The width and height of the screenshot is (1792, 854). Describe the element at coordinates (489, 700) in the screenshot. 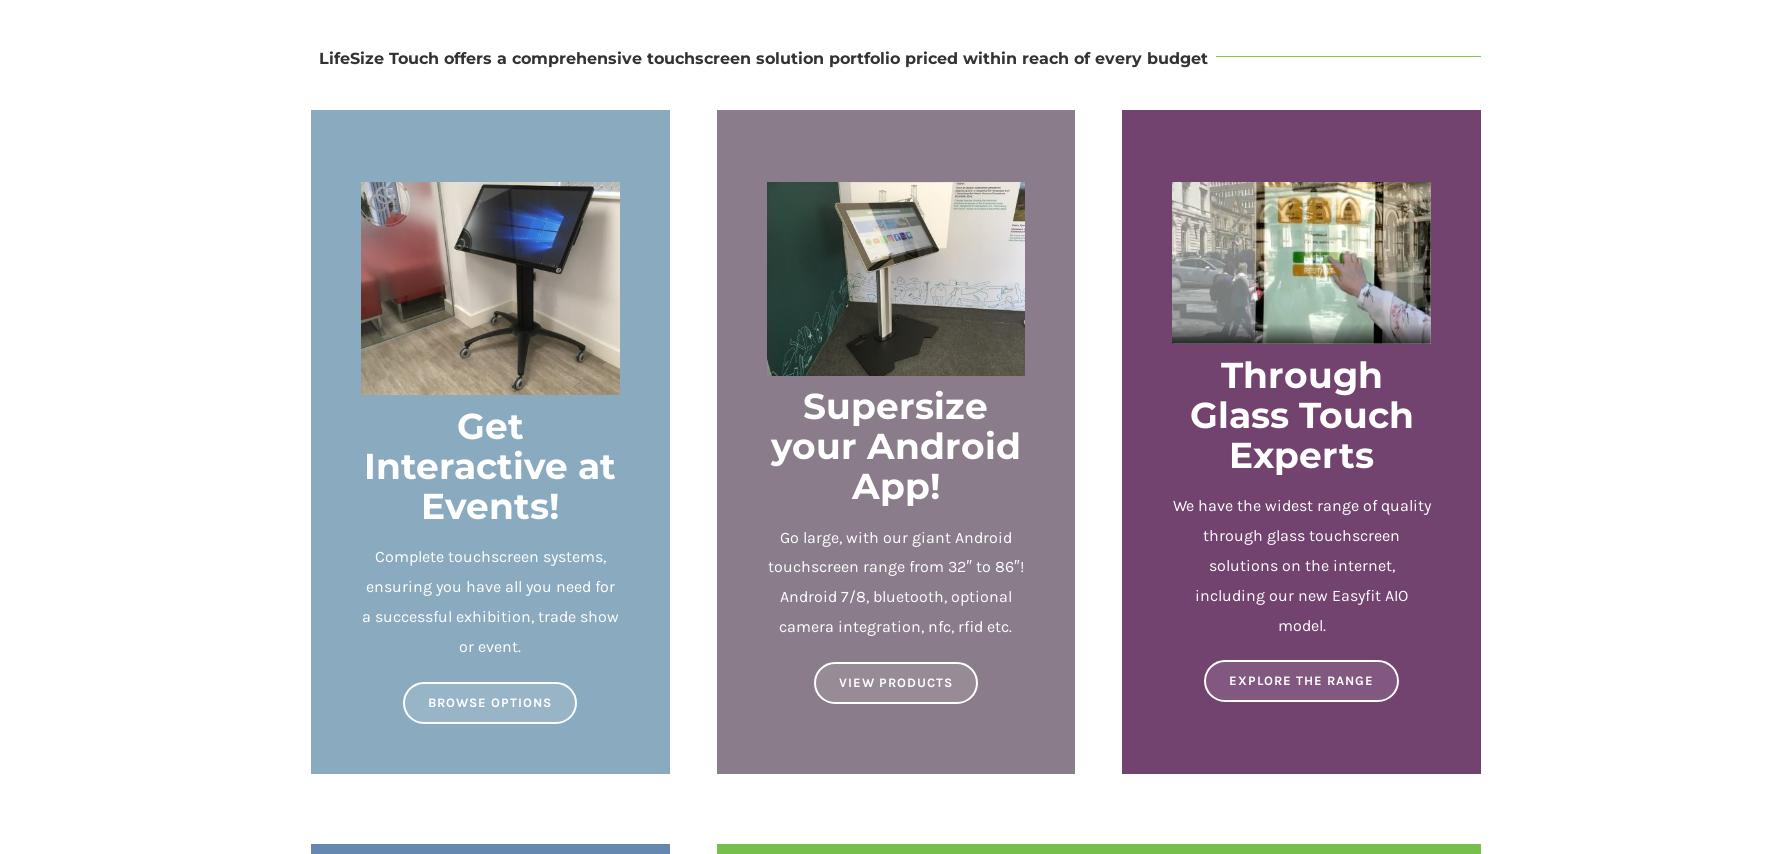

I see `'BROWSE OPTIONS'` at that location.